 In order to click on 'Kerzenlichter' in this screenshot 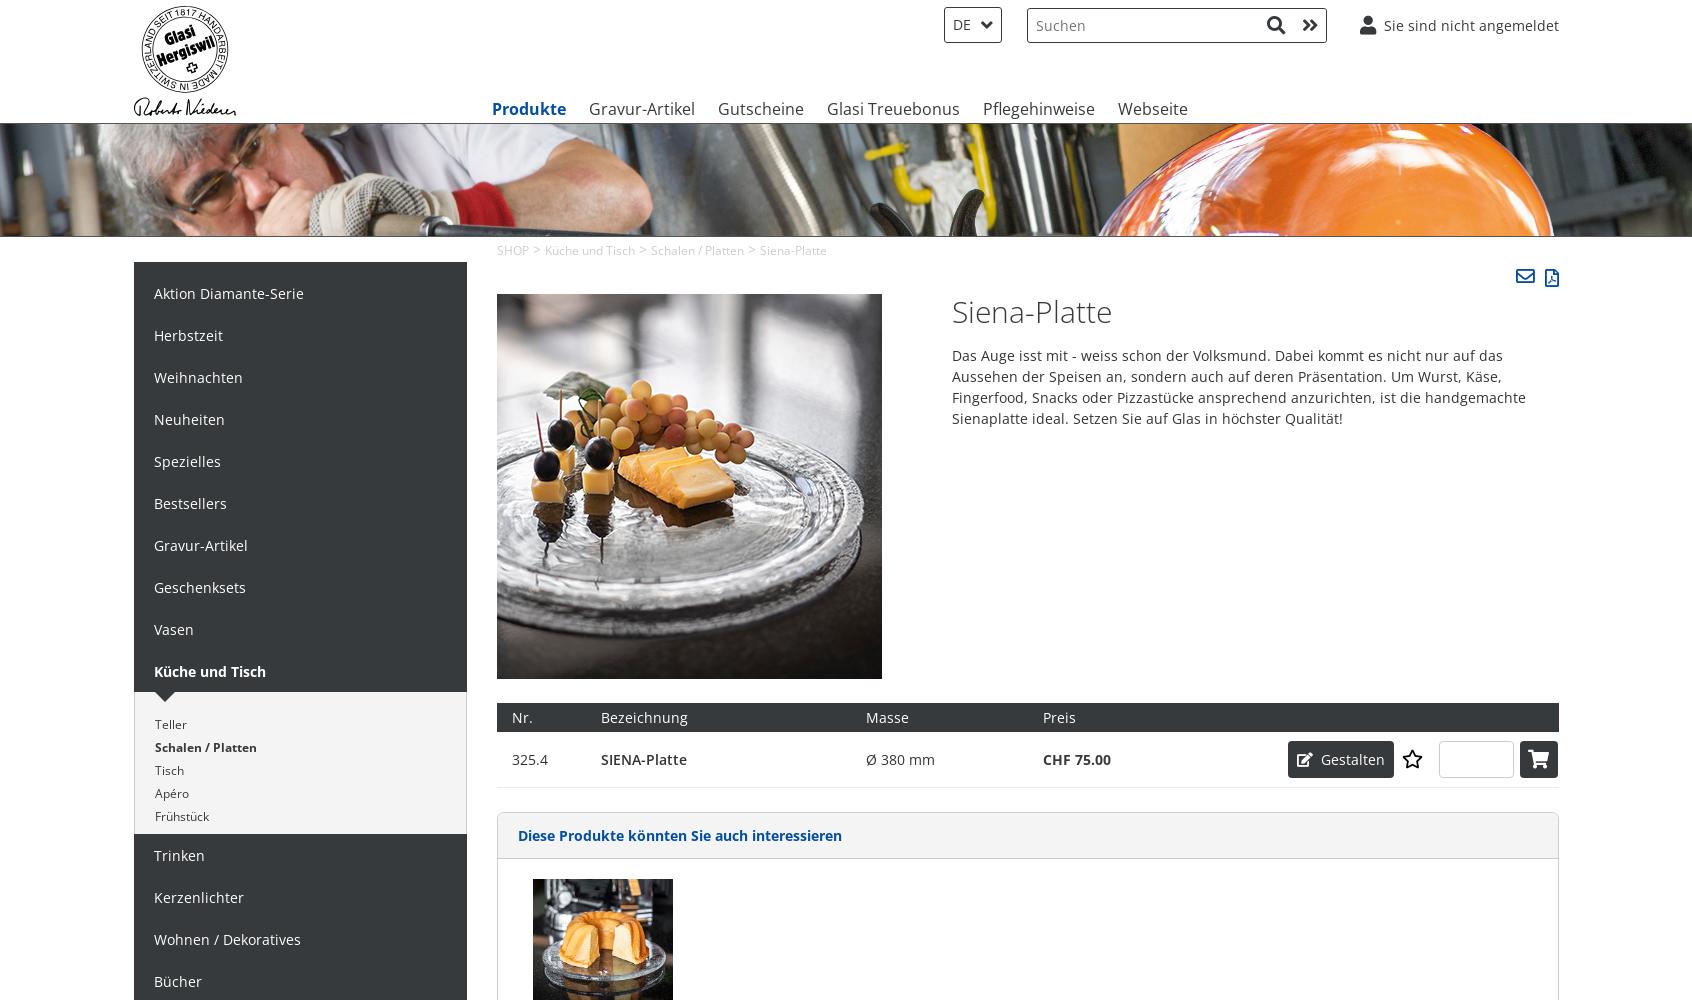, I will do `click(196, 896)`.